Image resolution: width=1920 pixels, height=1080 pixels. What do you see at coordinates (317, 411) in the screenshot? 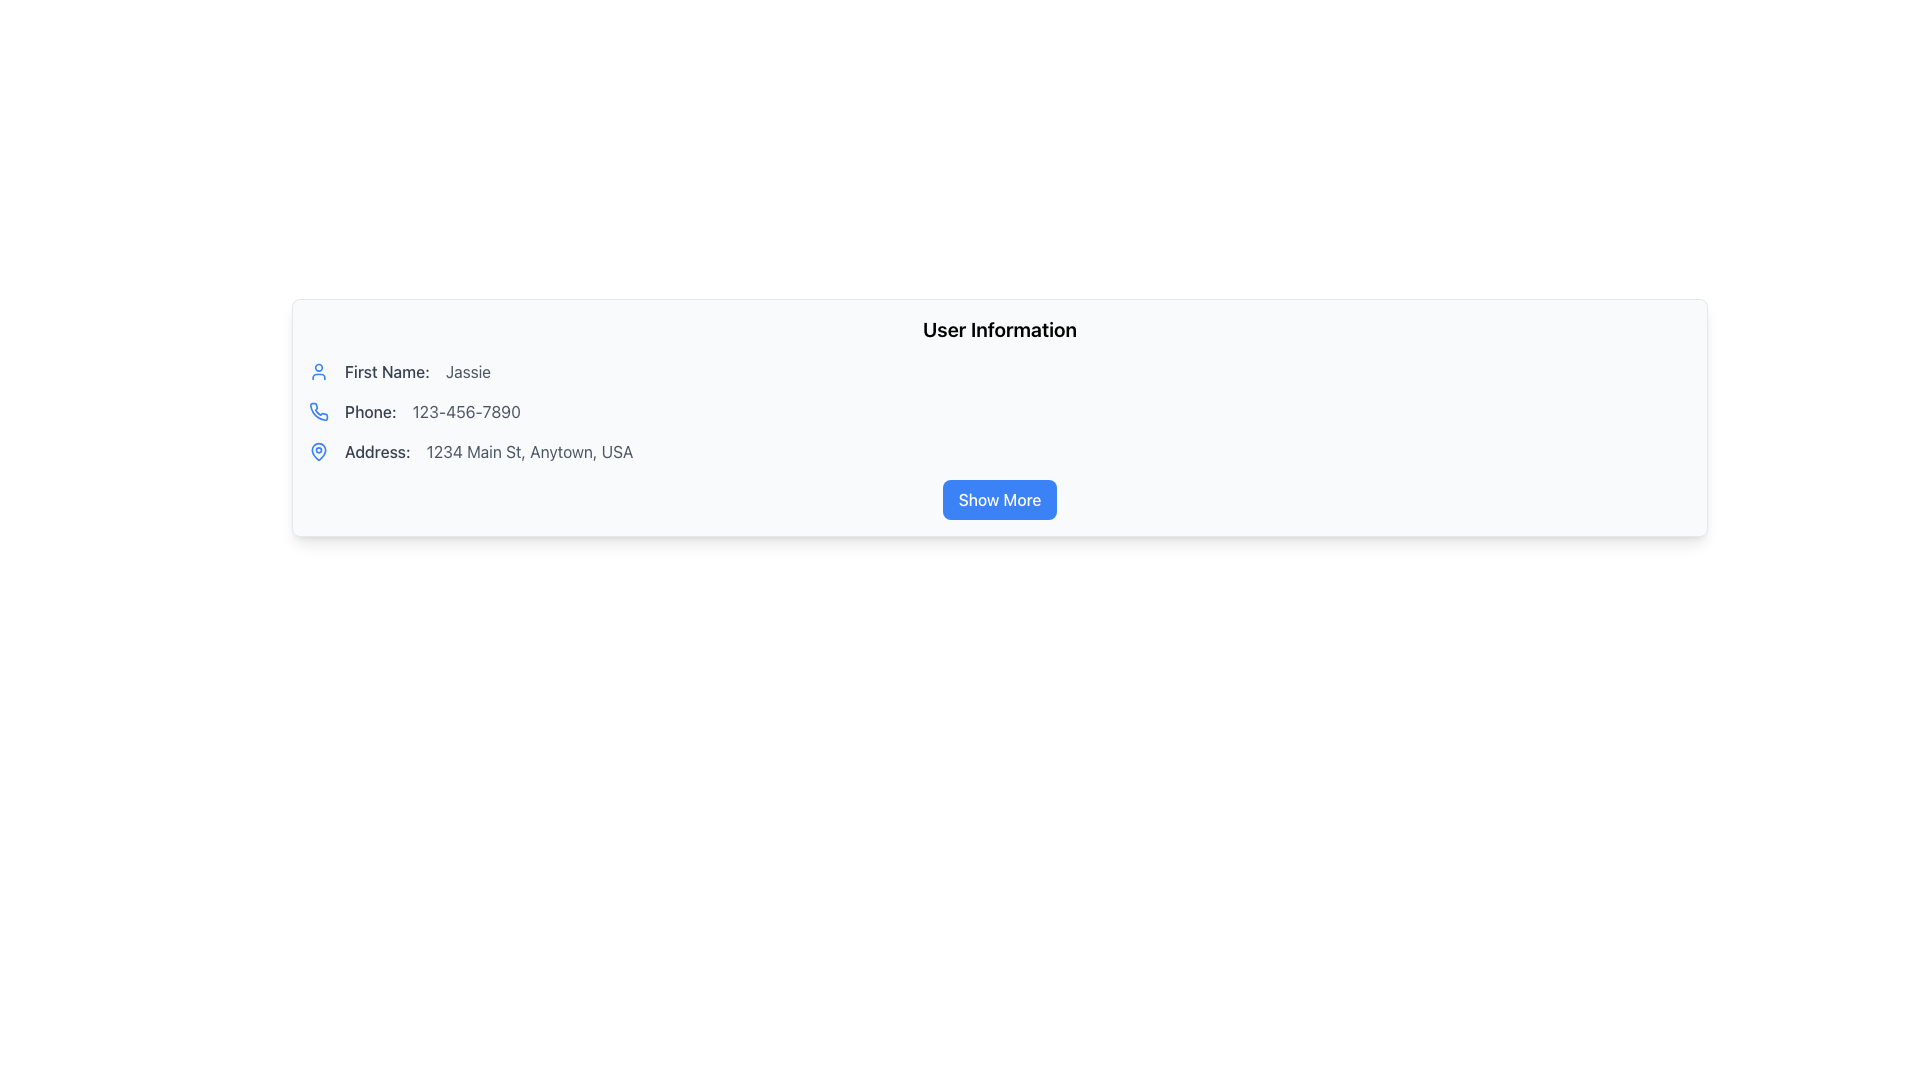
I see `the blue phone icon located to the left of the 'Phone: 123-456-7890' text` at bounding box center [317, 411].